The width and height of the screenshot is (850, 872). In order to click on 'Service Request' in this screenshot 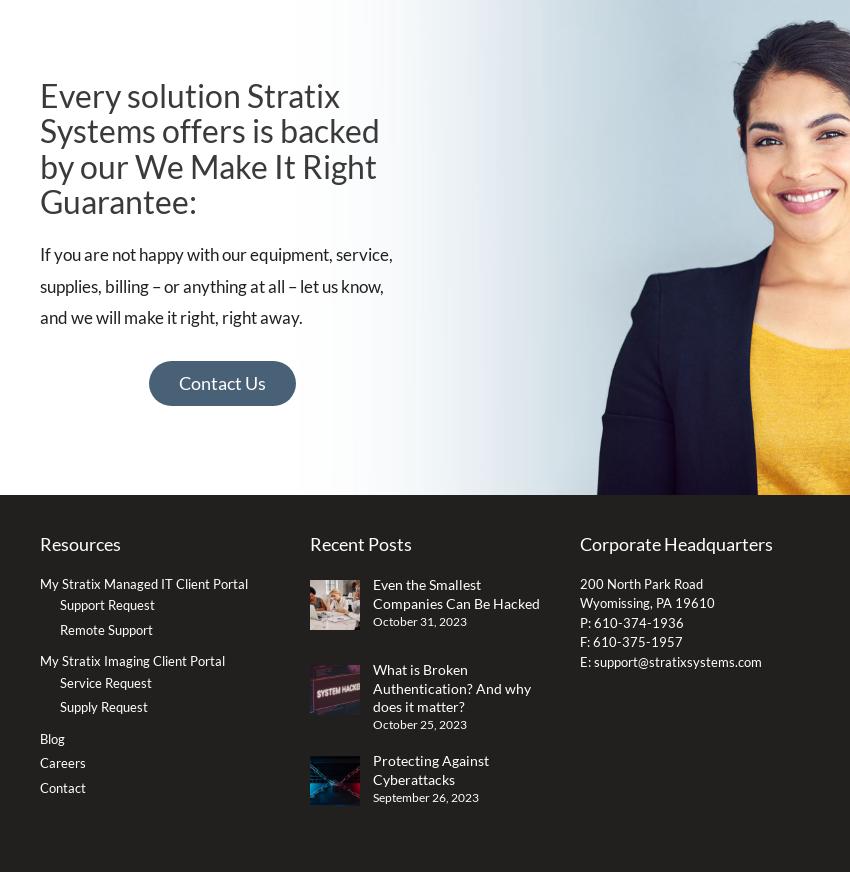, I will do `click(60, 680)`.